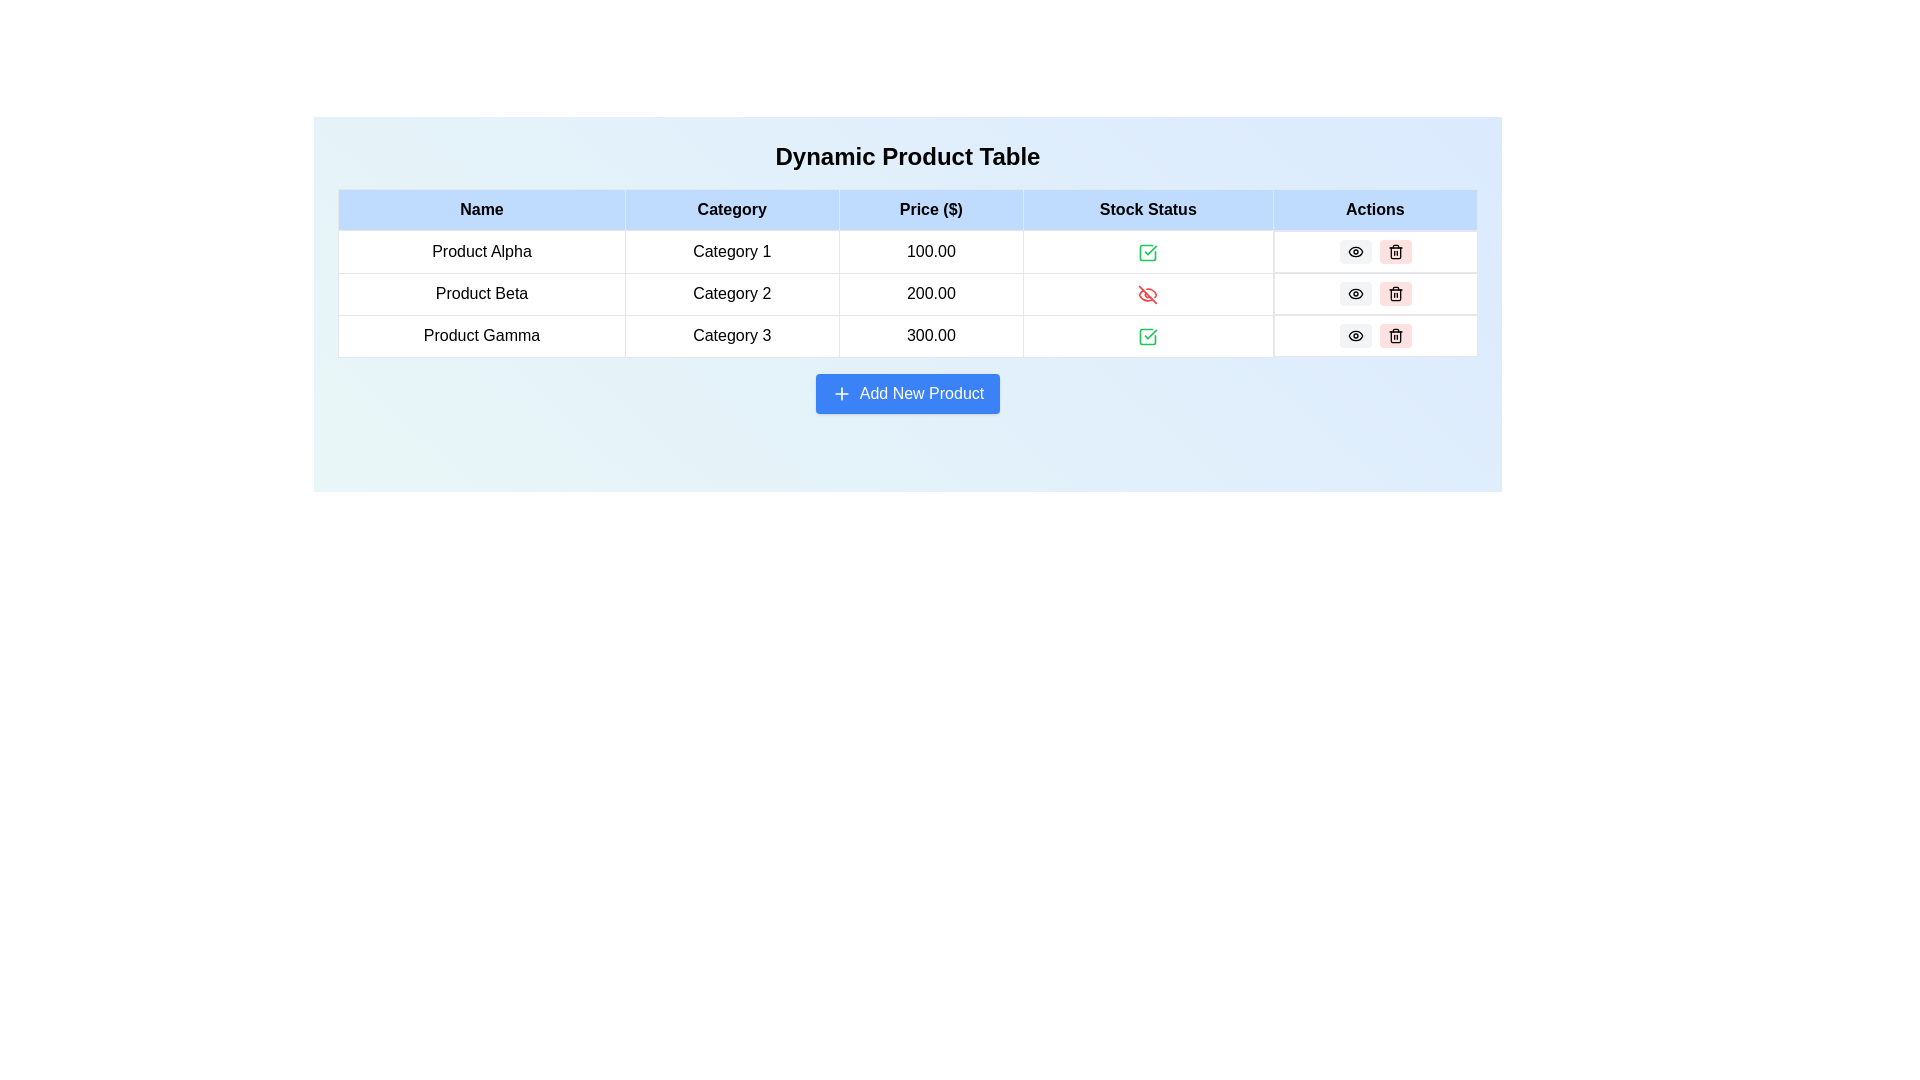 The width and height of the screenshot is (1920, 1080). Describe the element at coordinates (731, 250) in the screenshot. I see `the text label displaying 'Category 1' located` at that location.